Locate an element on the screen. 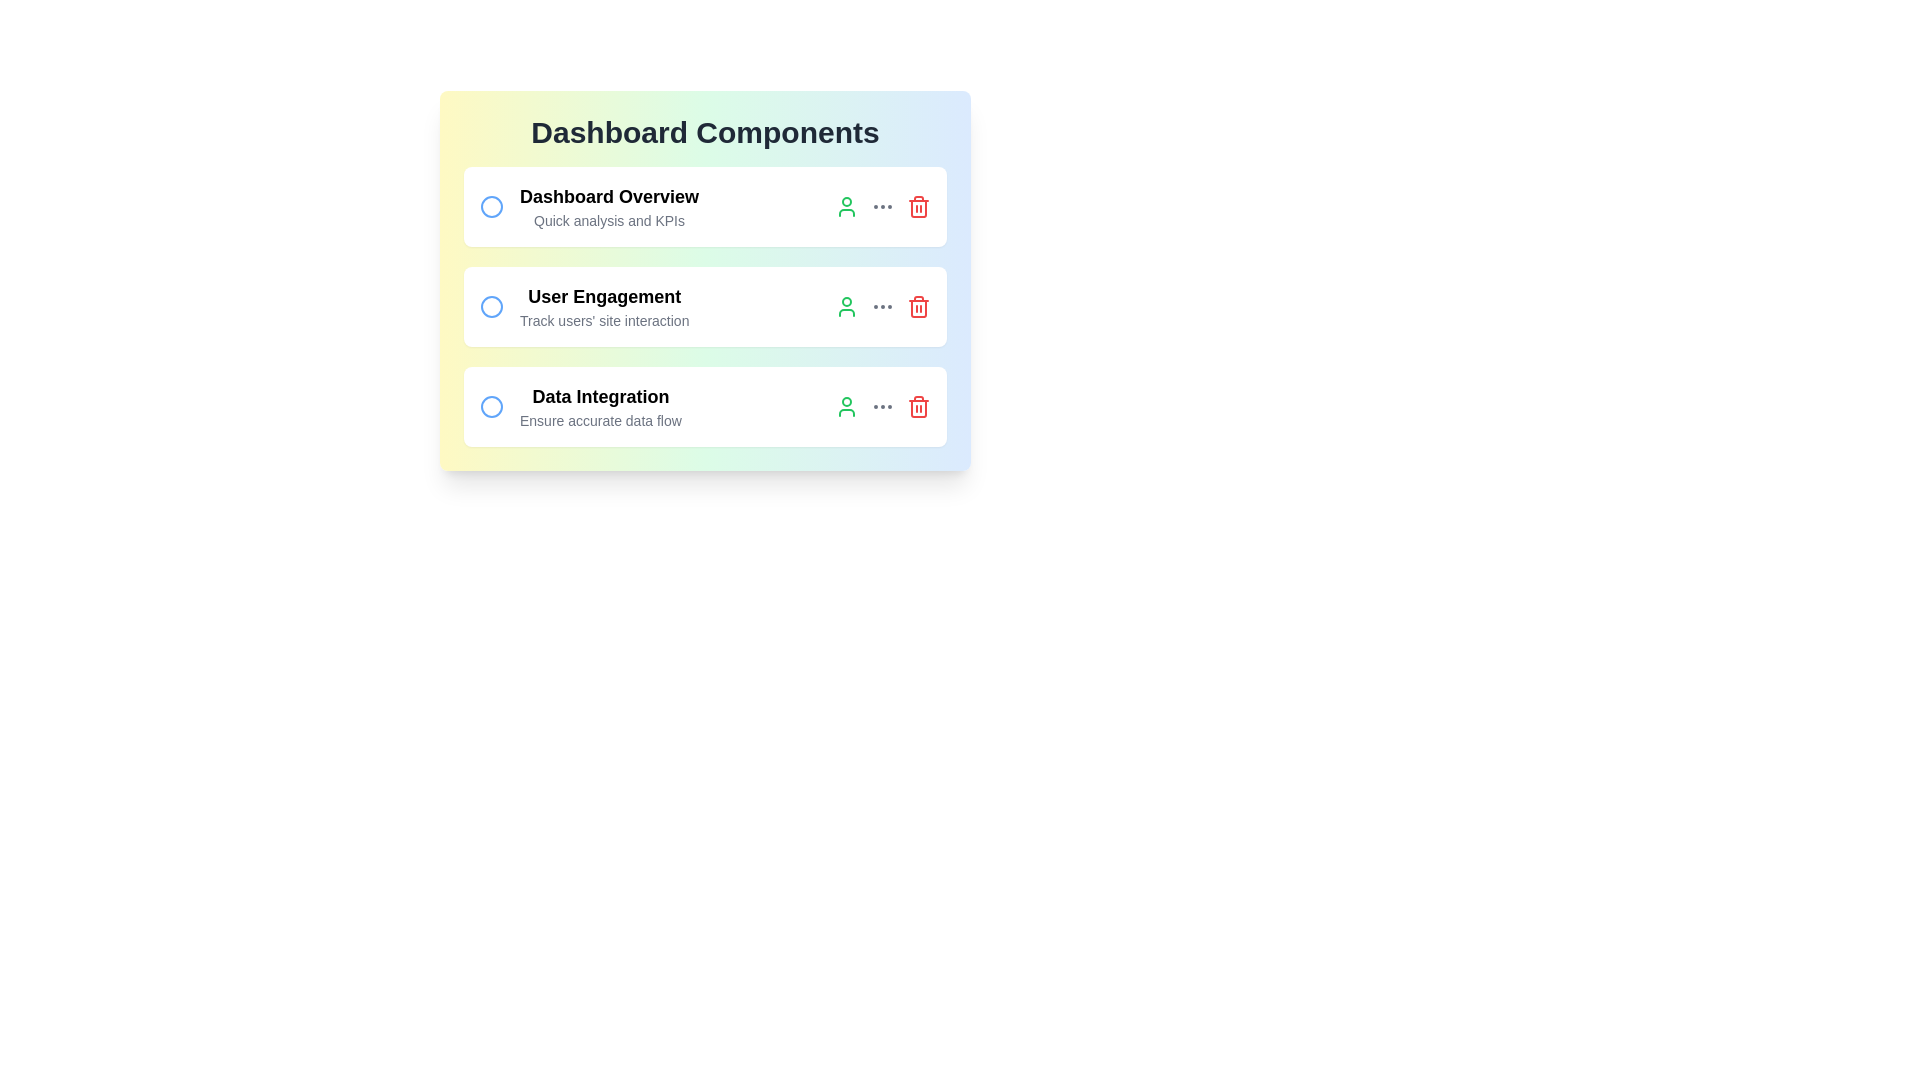  the circle next to the task 'Dashboard Overview' to select it is located at coordinates (491, 207).